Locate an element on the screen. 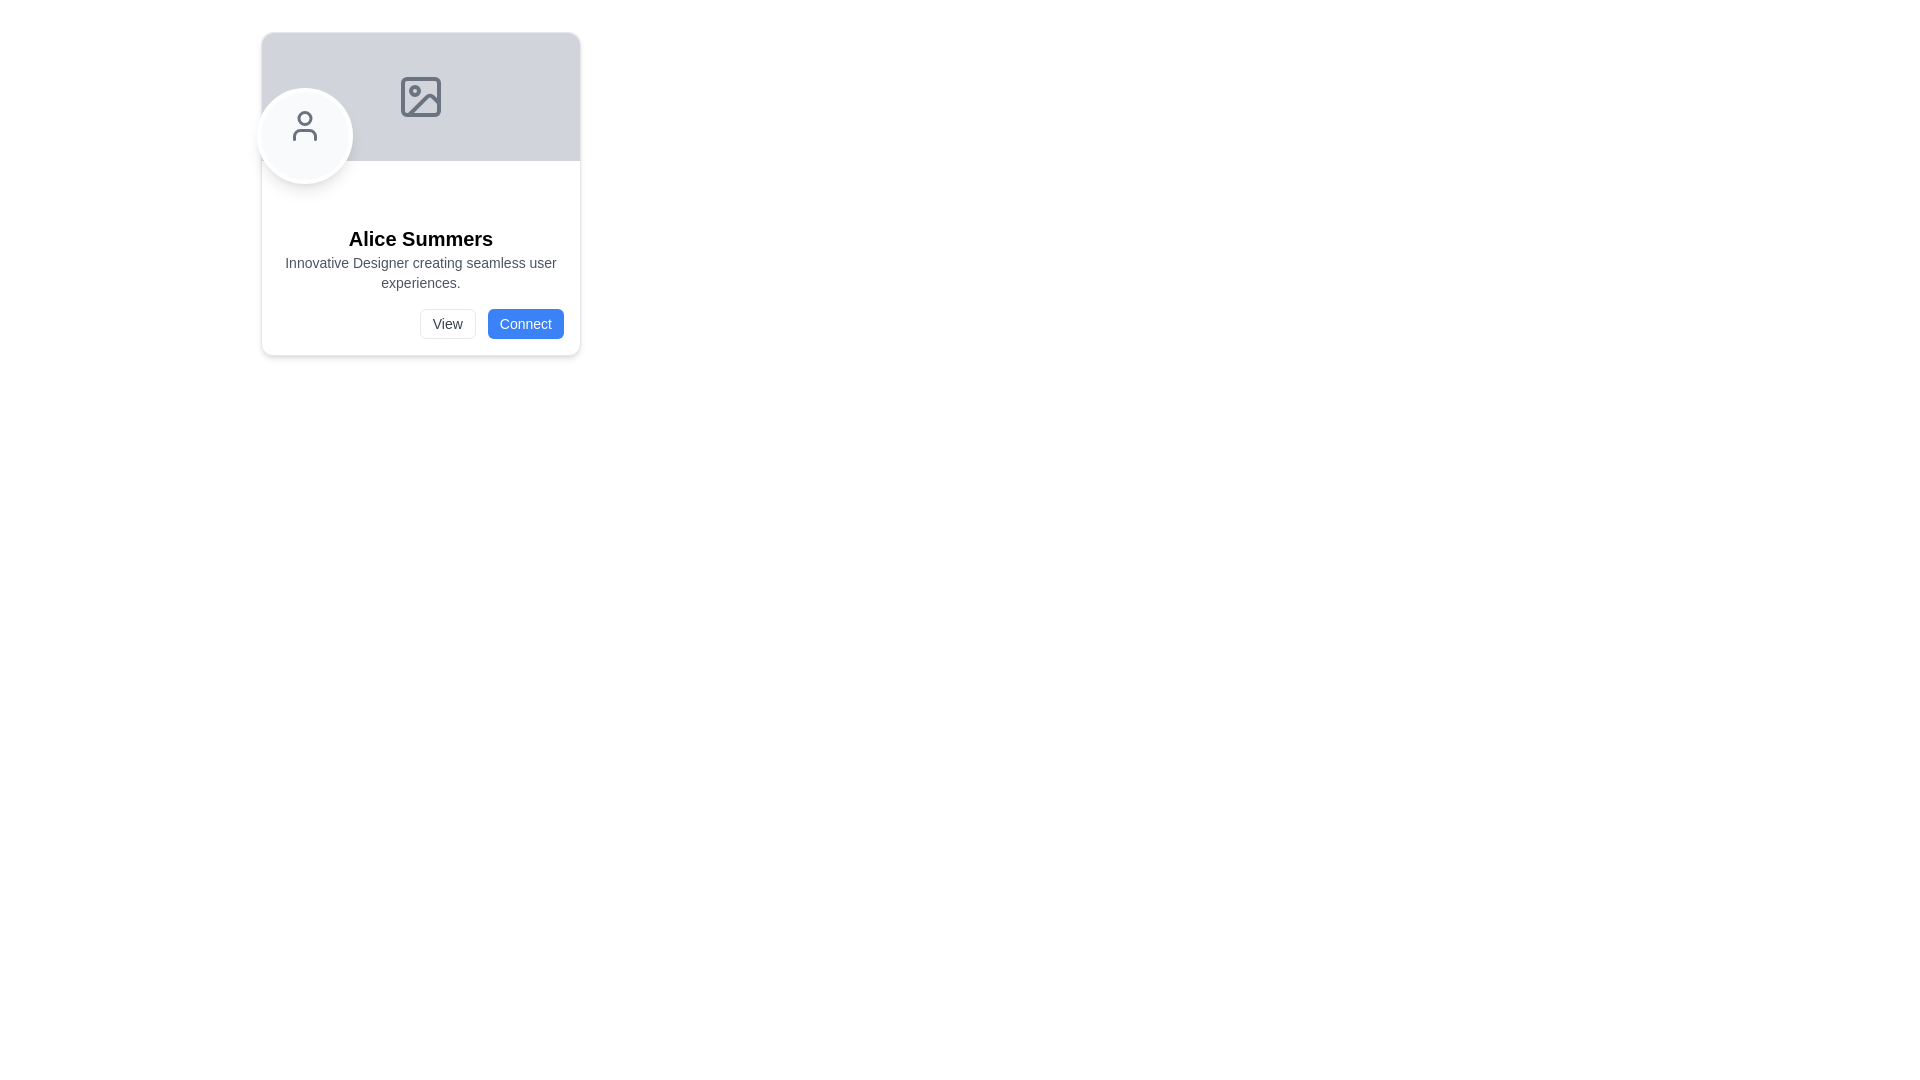  the Text block that provides supplementary information about 'Alice Summers', positioned below the title and above the 'View' and 'Connect' buttons is located at coordinates (420, 273).